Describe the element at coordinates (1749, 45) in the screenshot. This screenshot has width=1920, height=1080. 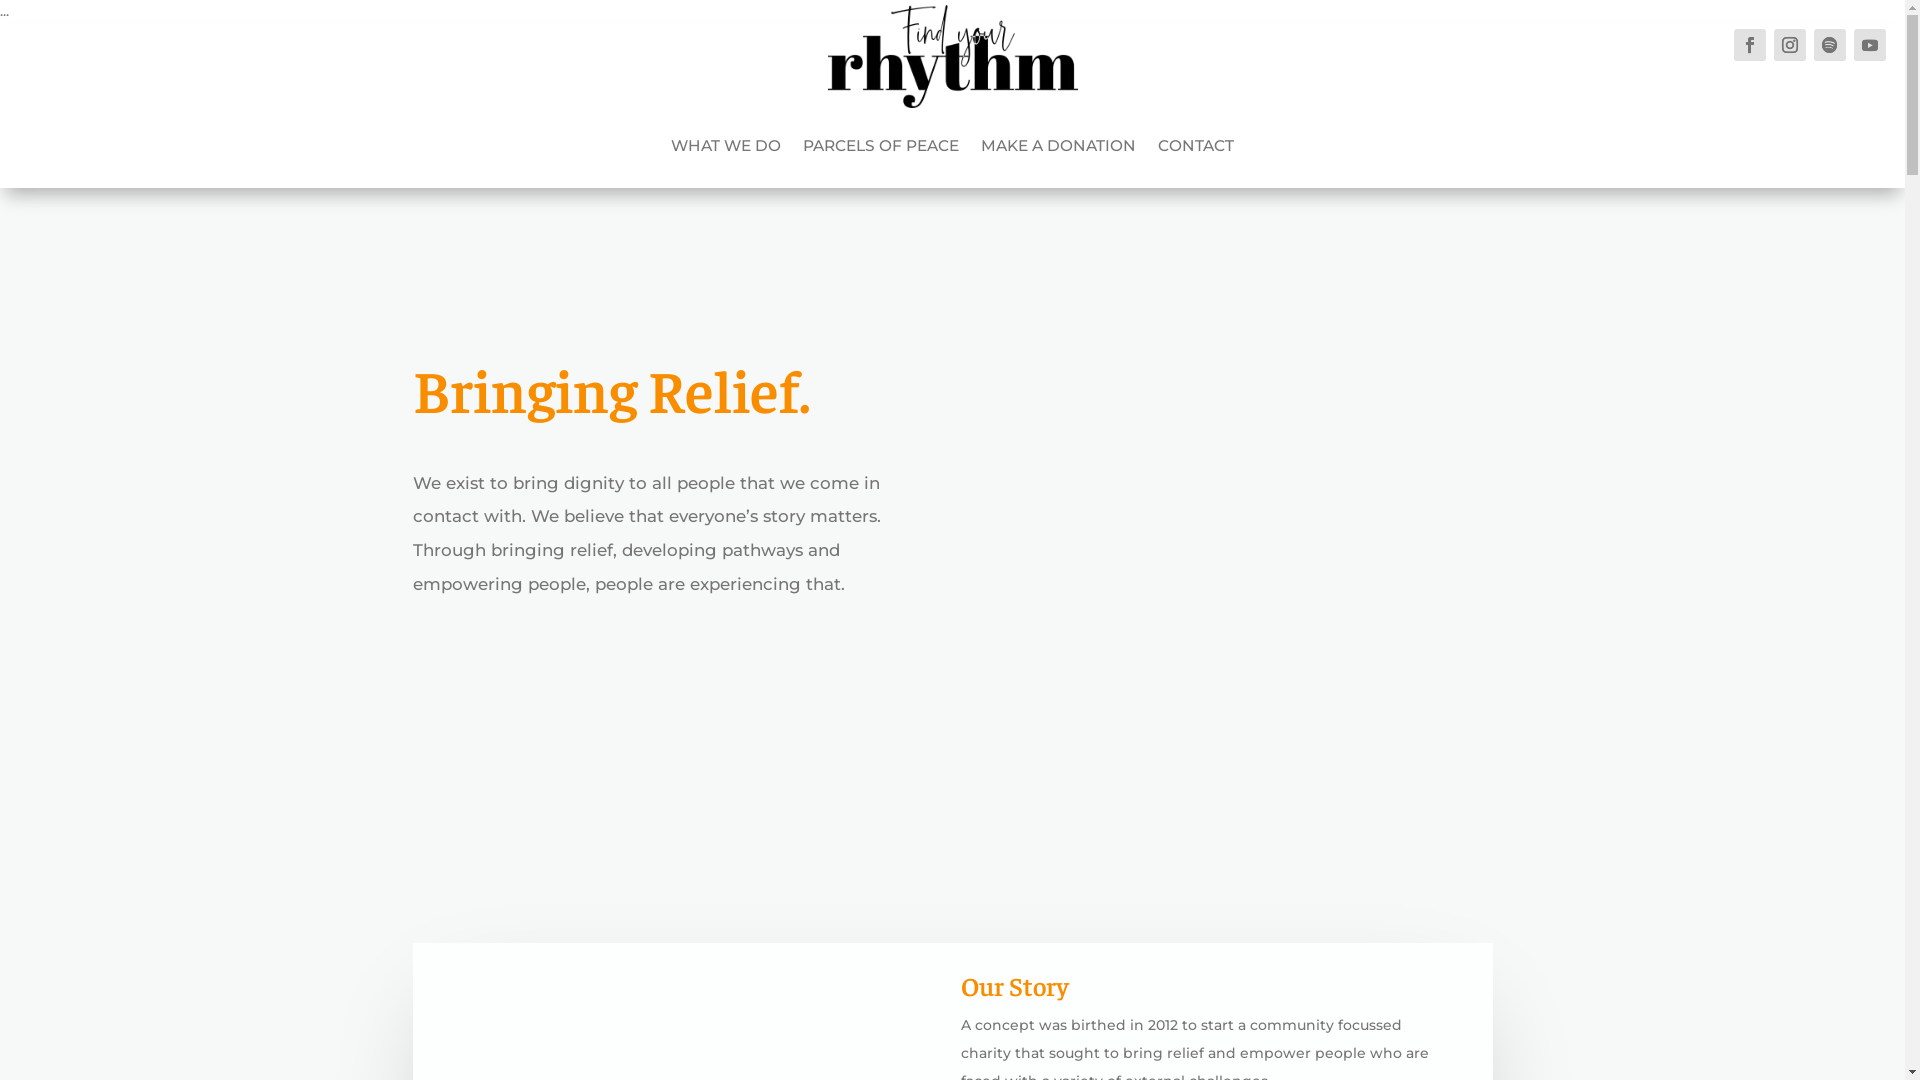
I see `'Follow on Facebook'` at that location.